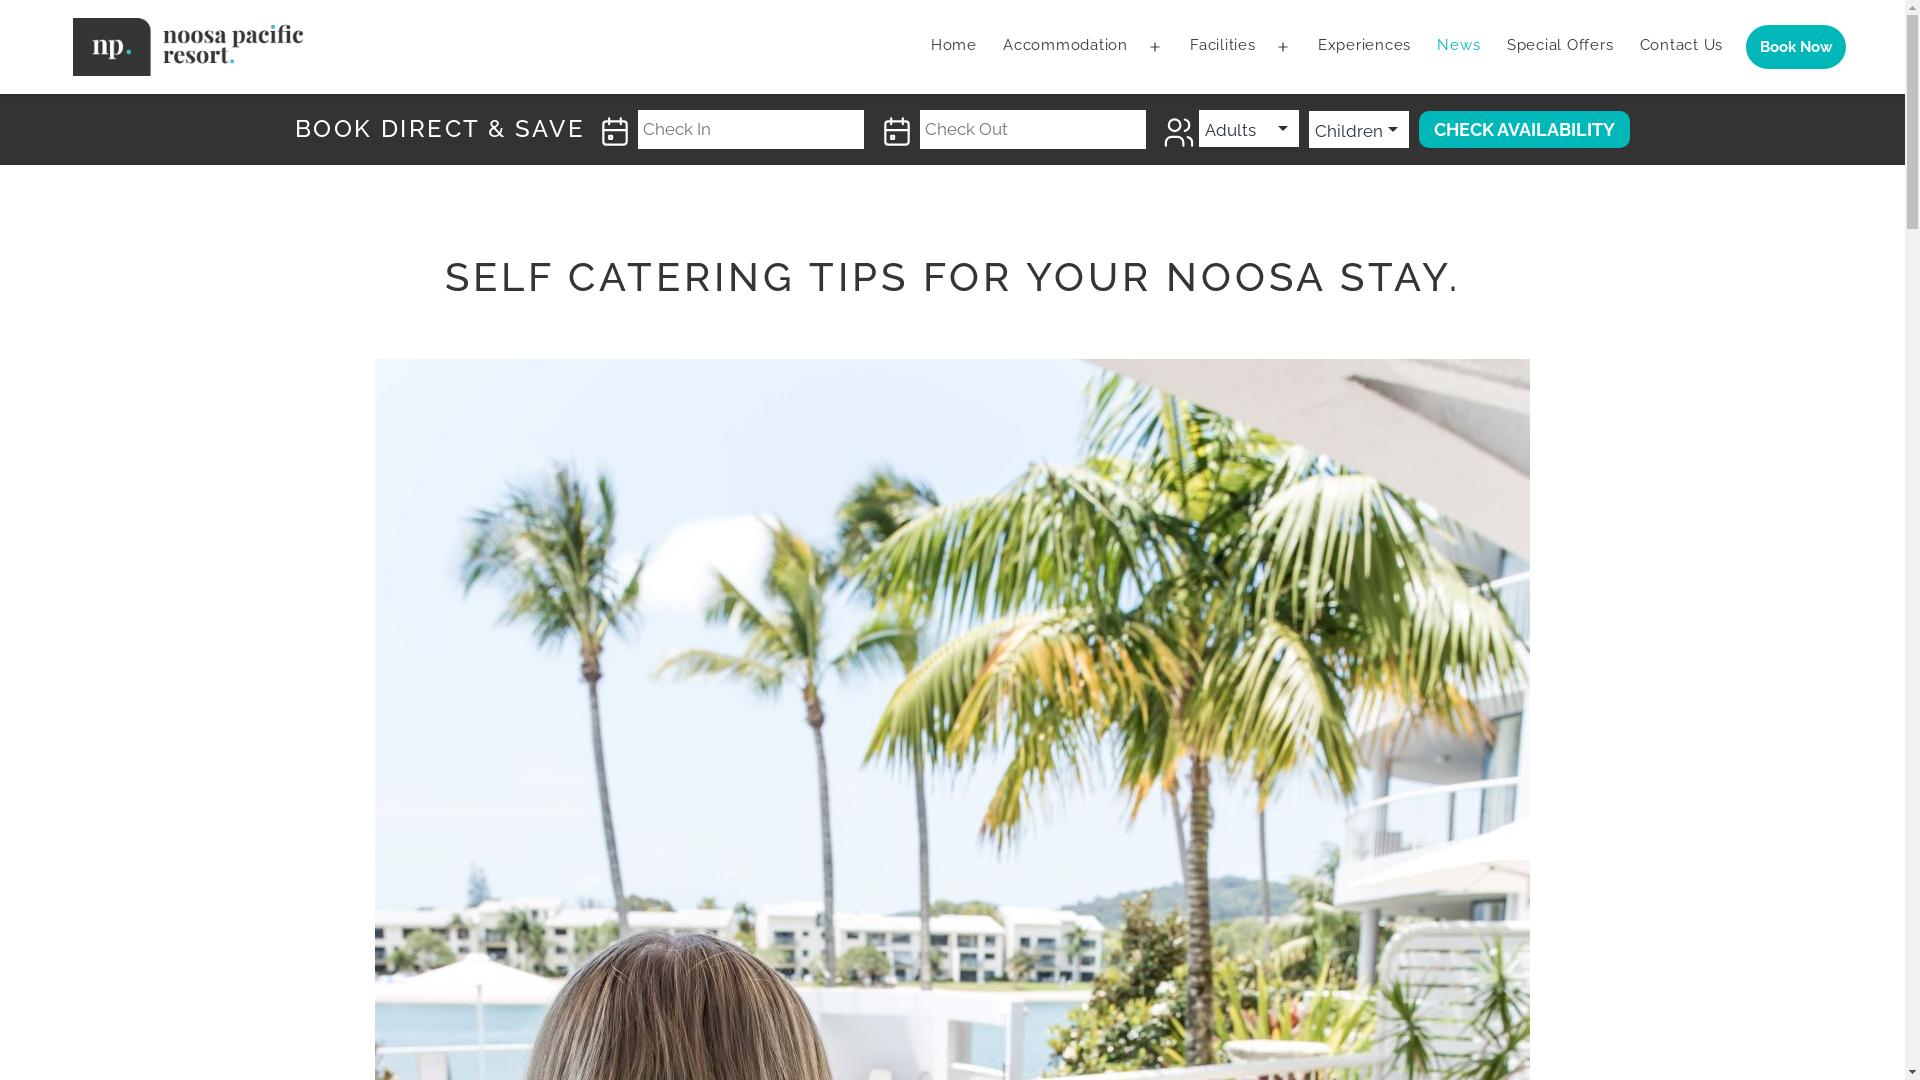 Image resolution: width=1920 pixels, height=1080 pixels. What do you see at coordinates (1155, 46) in the screenshot?
I see `'Open menu'` at bounding box center [1155, 46].